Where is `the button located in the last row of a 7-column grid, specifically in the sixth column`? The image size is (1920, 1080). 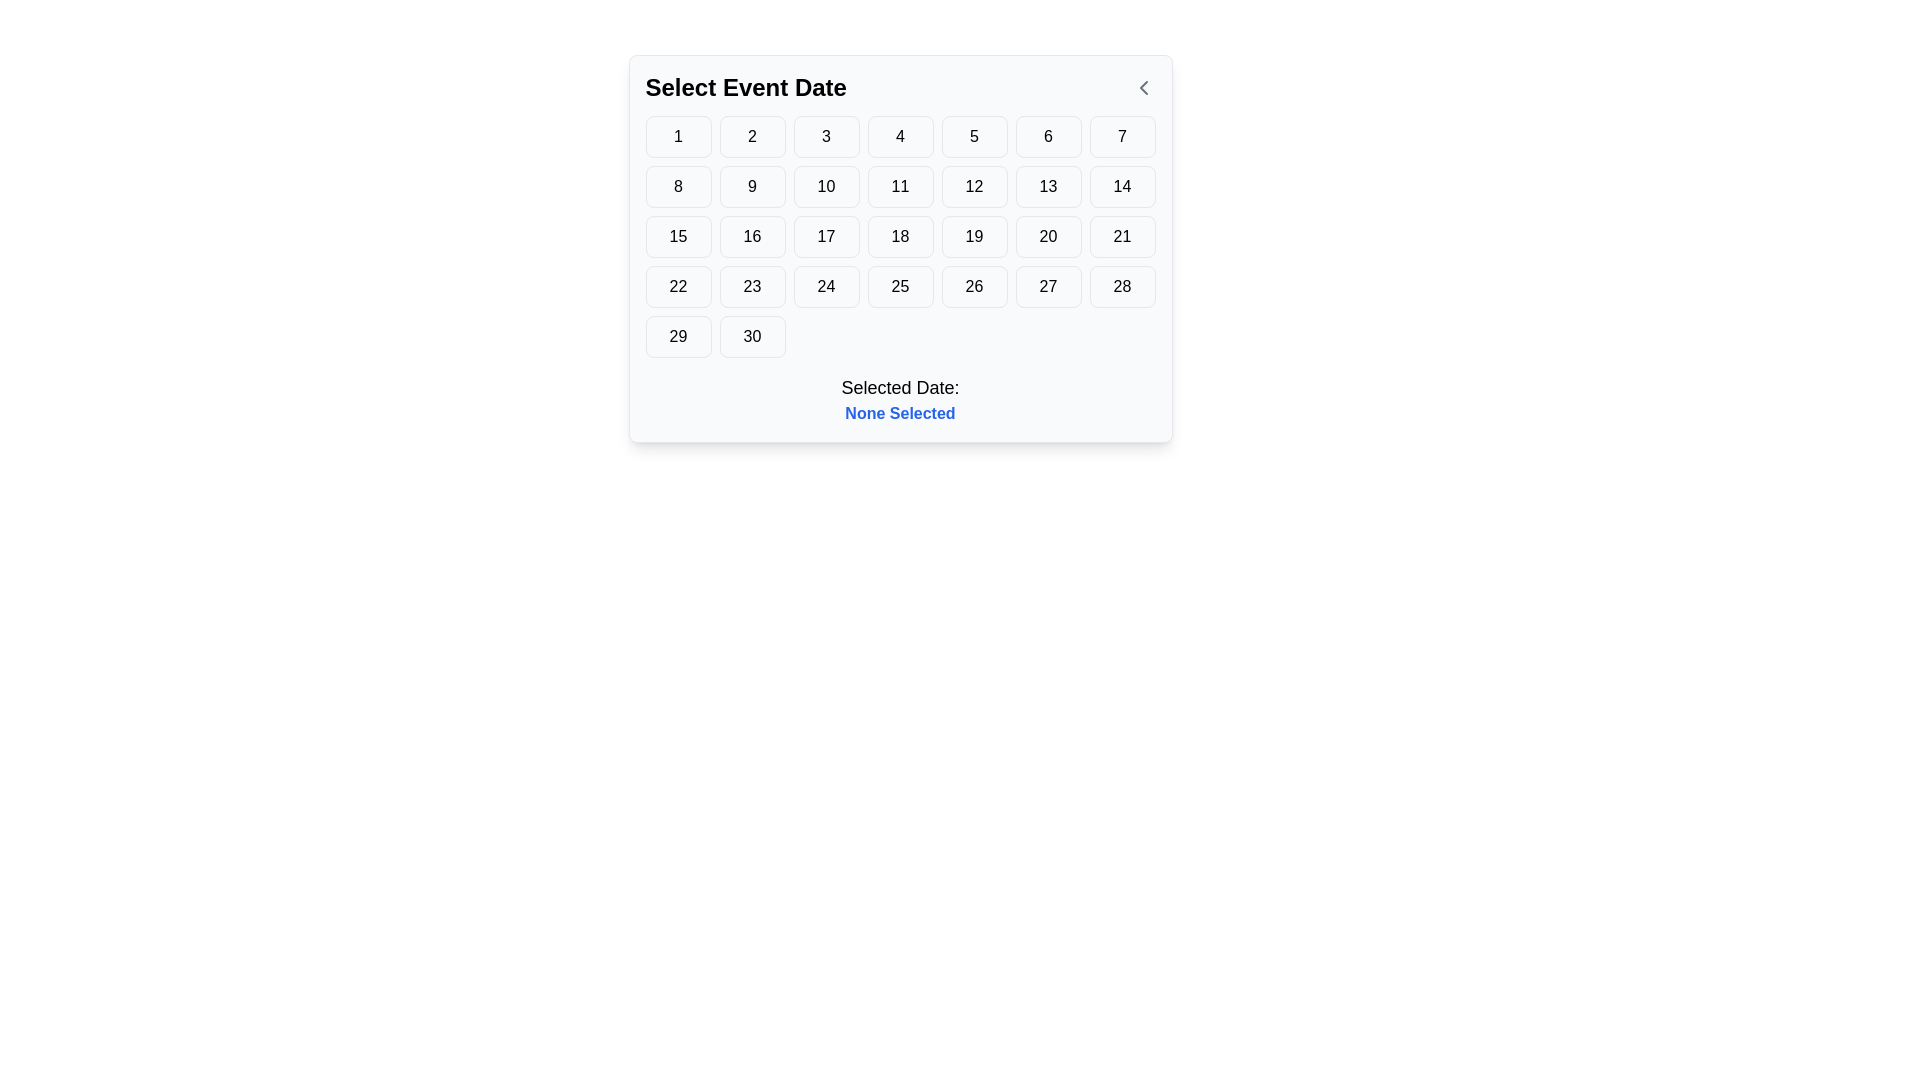 the button located in the last row of a 7-column grid, specifically in the sixth column is located at coordinates (751, 335).